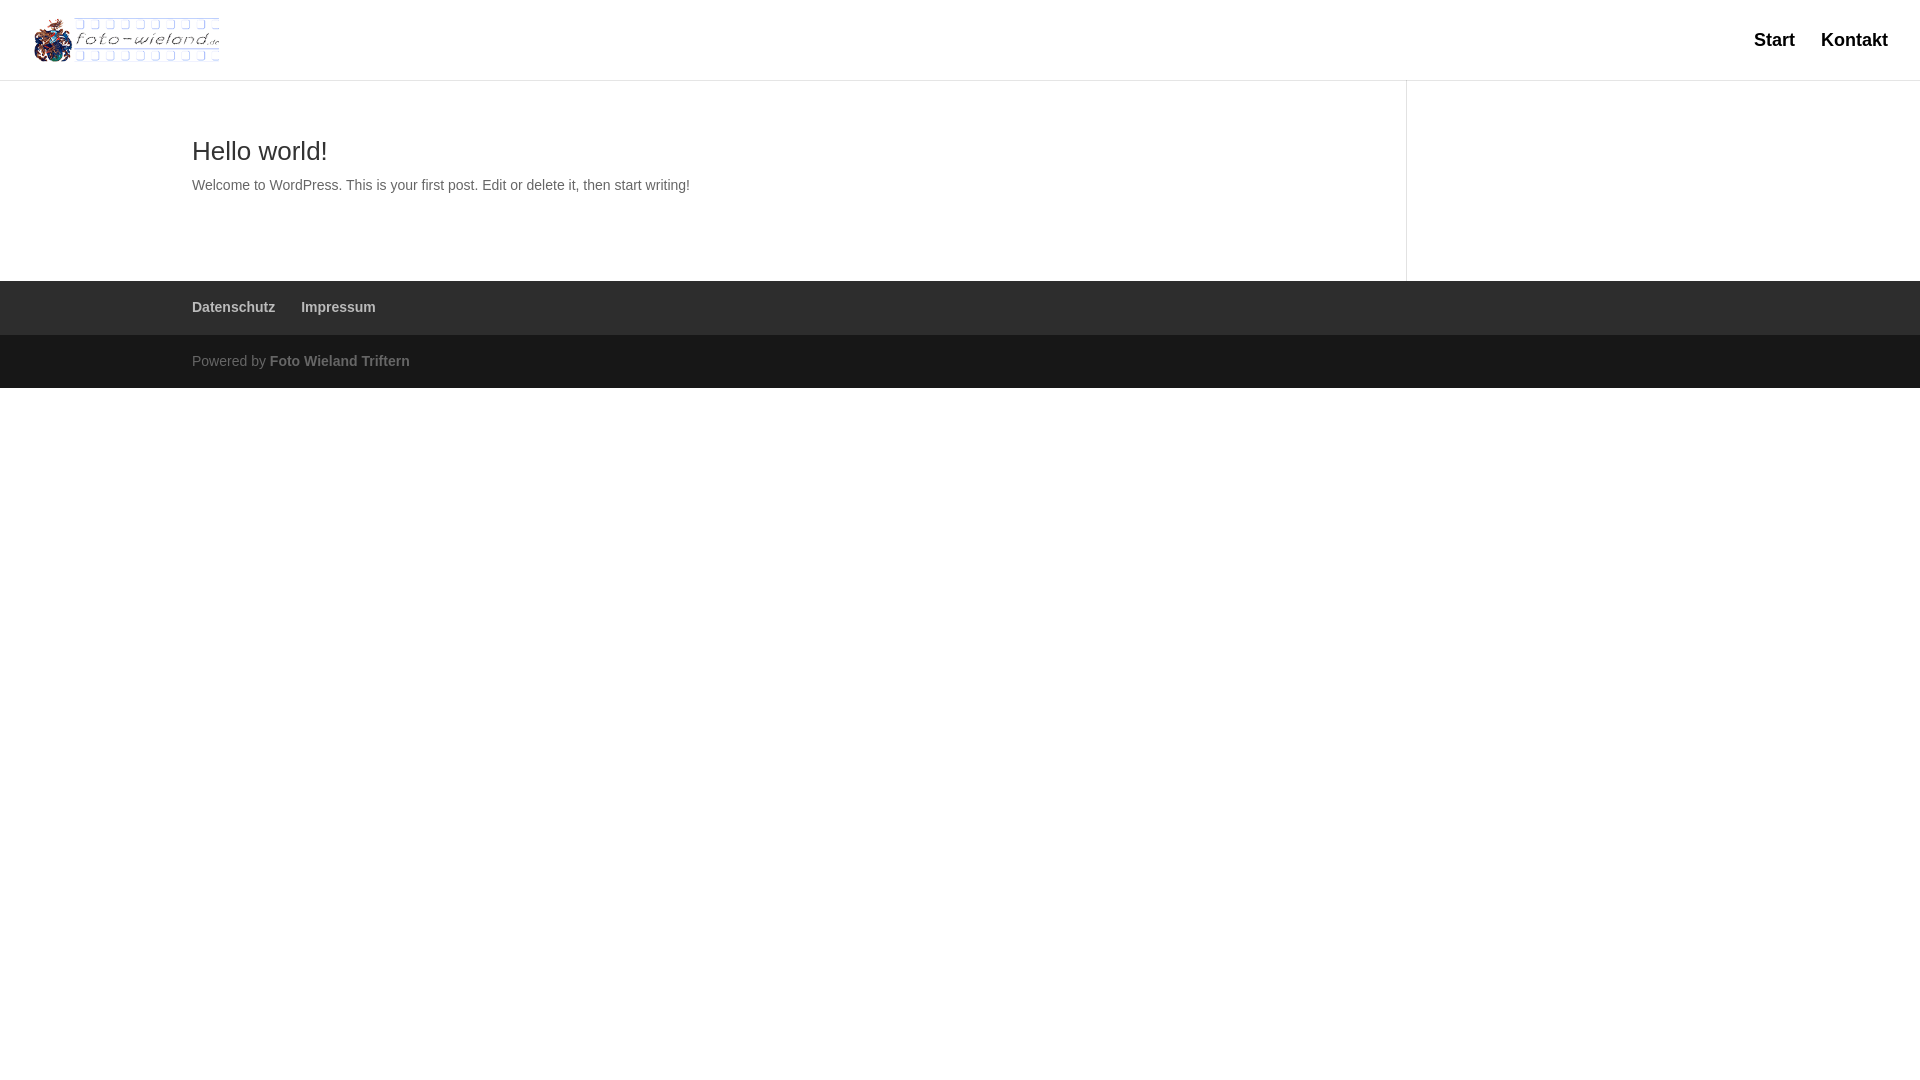 The height and width of the screenshot is (1080, 1920). Describe the element at coordinates (1853, 55) in the screenshot. I see `'Kontakt'` at that location.